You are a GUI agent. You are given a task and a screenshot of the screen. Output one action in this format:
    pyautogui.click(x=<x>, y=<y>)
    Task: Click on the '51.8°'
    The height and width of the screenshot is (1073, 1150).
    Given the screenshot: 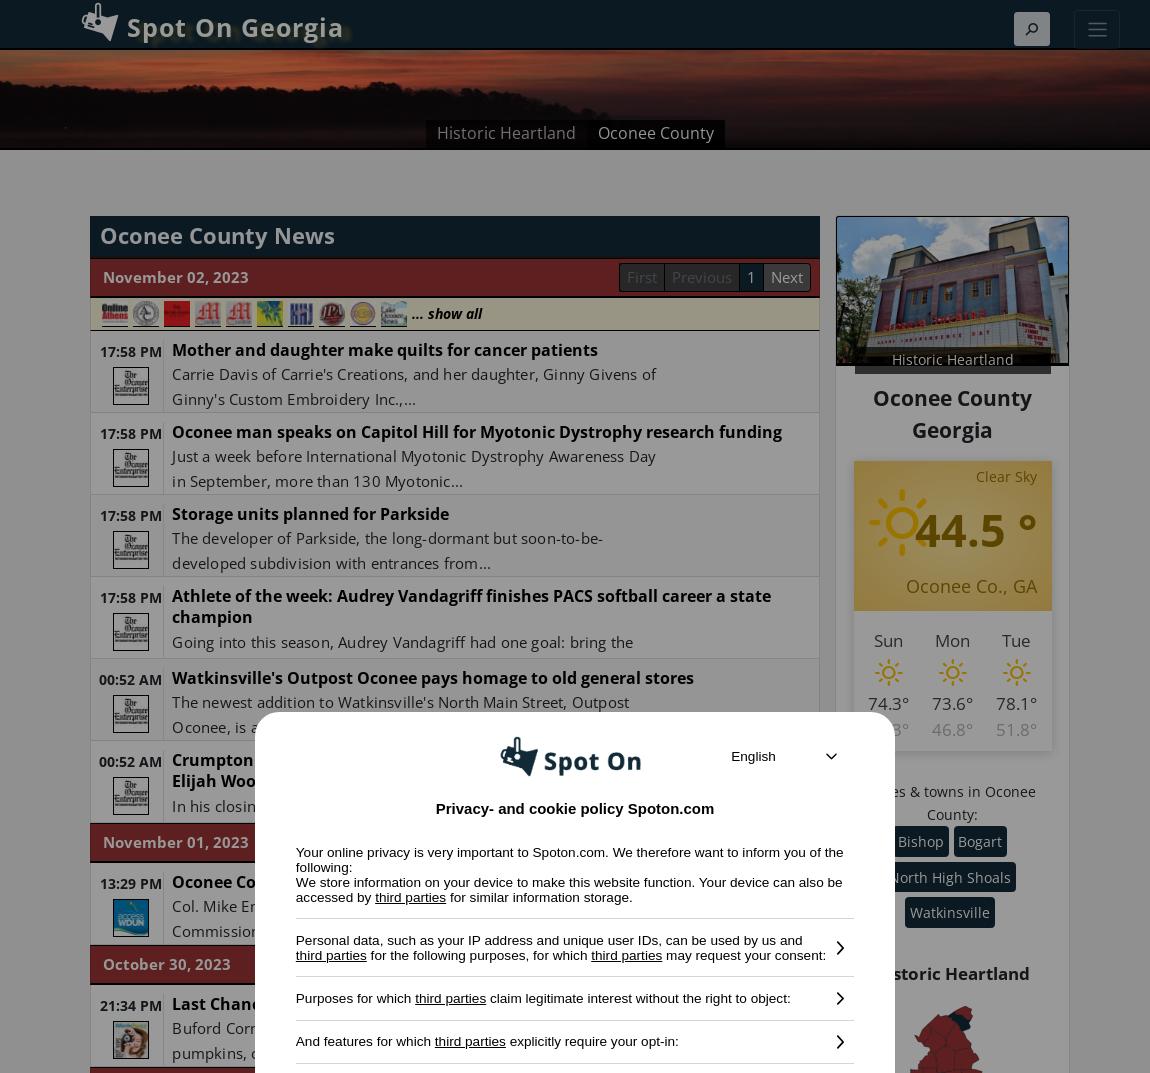 What is the action you would take?
    pyautogui.click(x=1016, y=727)
    